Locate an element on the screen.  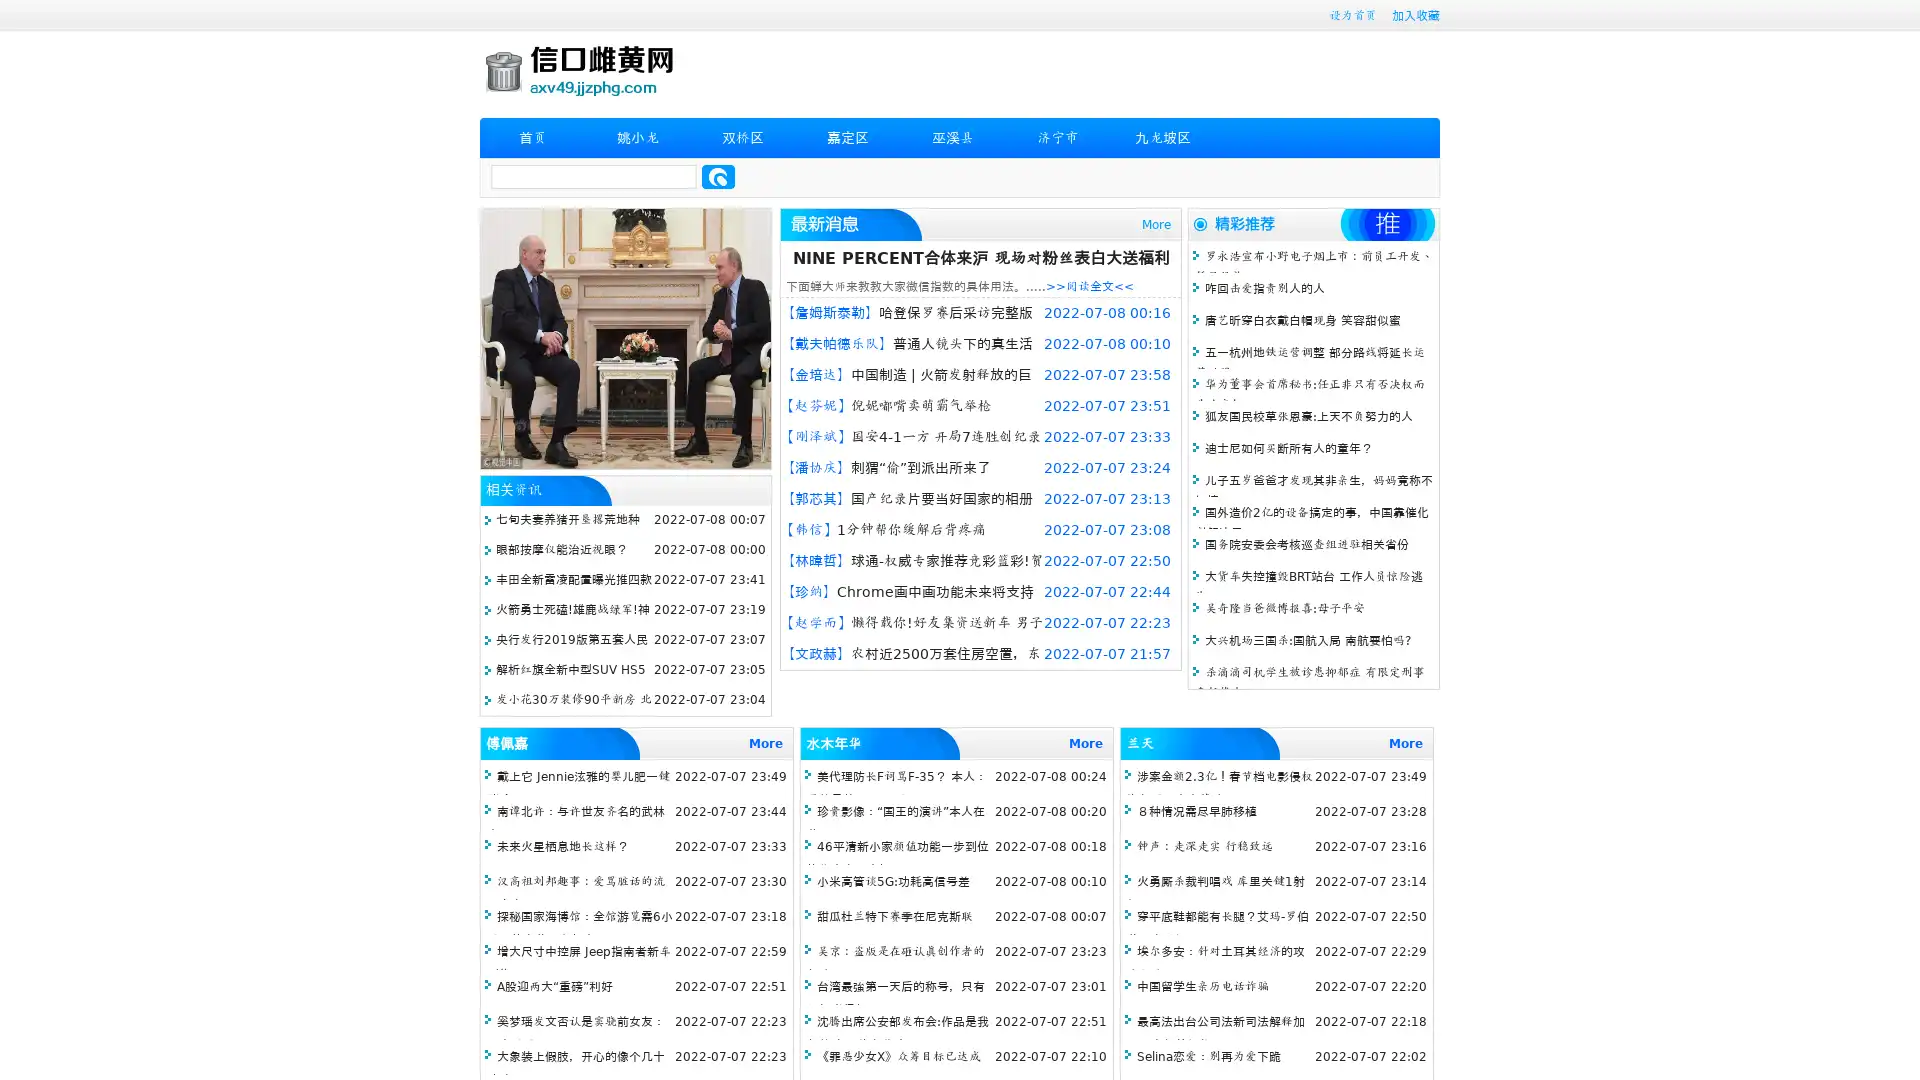
Search is located at coordinates (718, 176).